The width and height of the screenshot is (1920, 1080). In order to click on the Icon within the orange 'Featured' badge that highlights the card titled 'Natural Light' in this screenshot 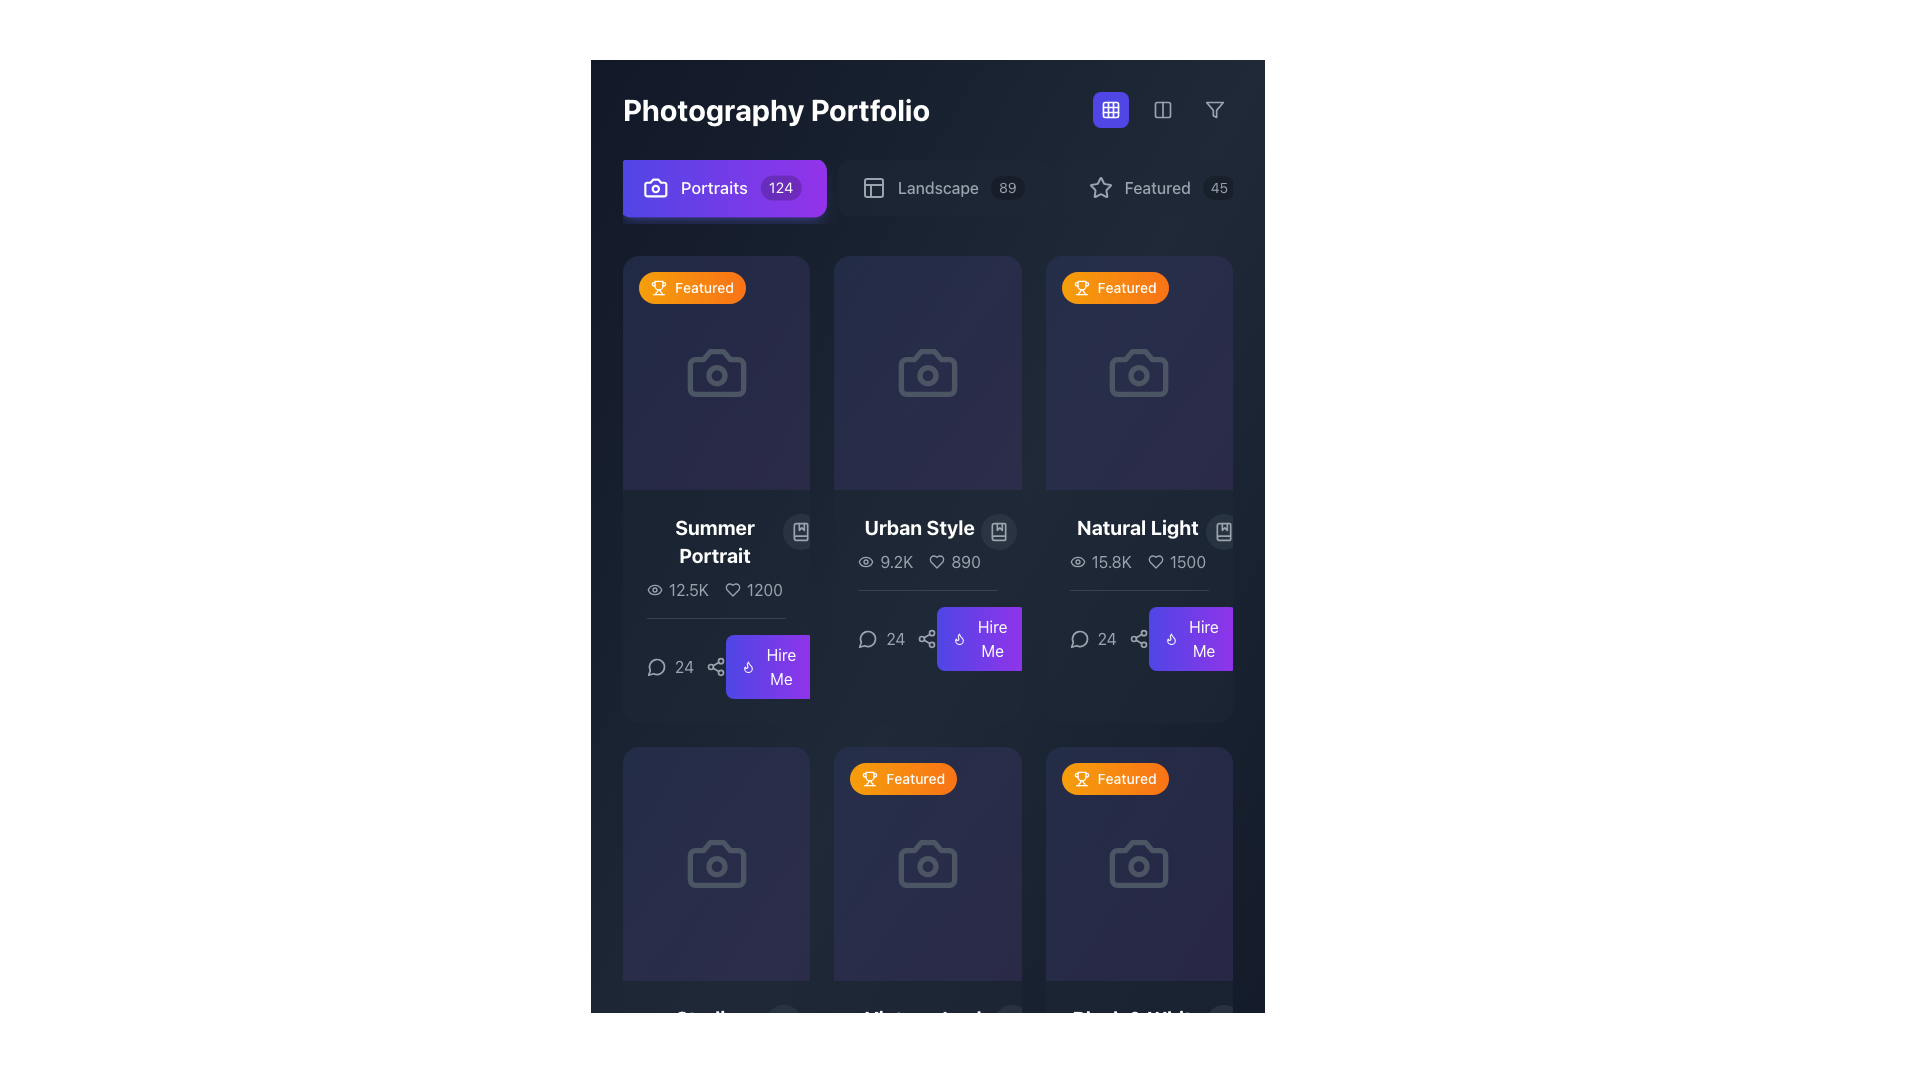, I will do `click(1080, 285)`.